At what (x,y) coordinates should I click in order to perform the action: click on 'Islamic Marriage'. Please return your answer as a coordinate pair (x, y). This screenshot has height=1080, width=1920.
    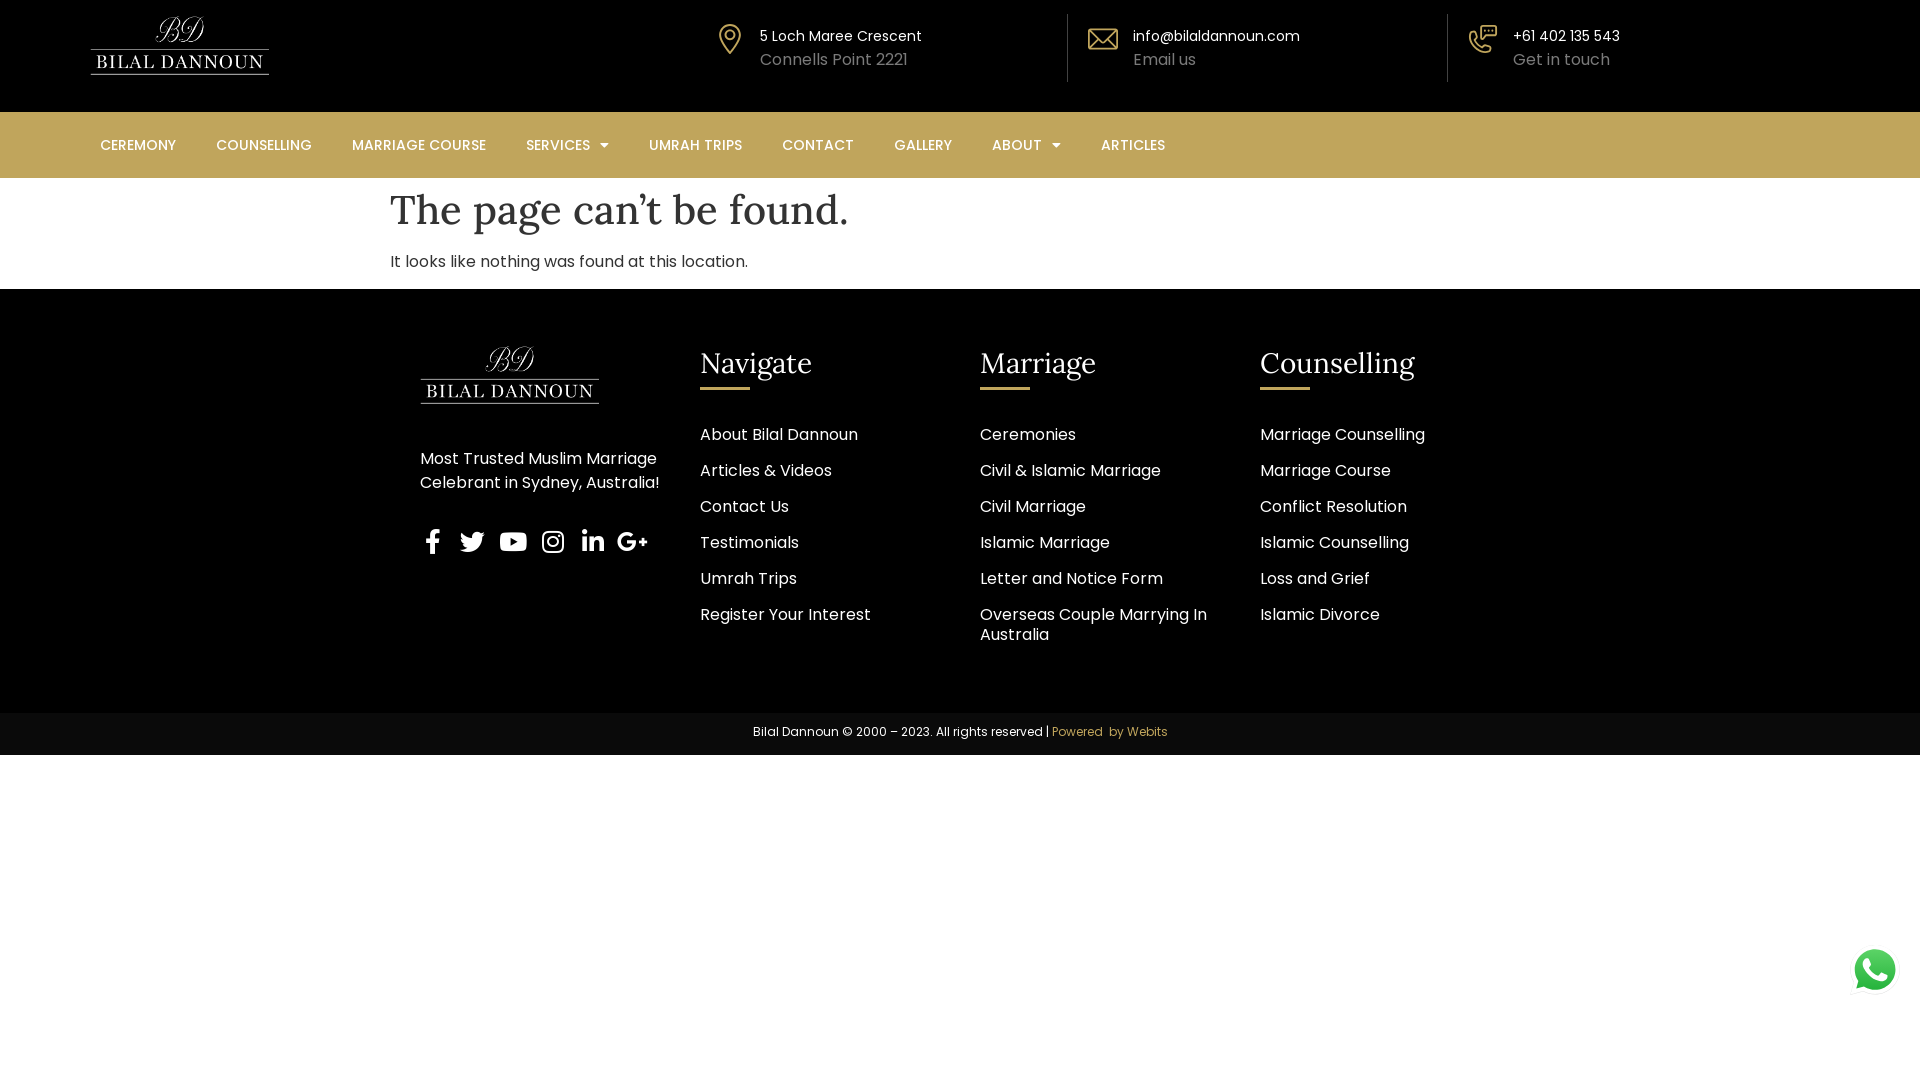
    Looking at the image, I should click on (979, 543).